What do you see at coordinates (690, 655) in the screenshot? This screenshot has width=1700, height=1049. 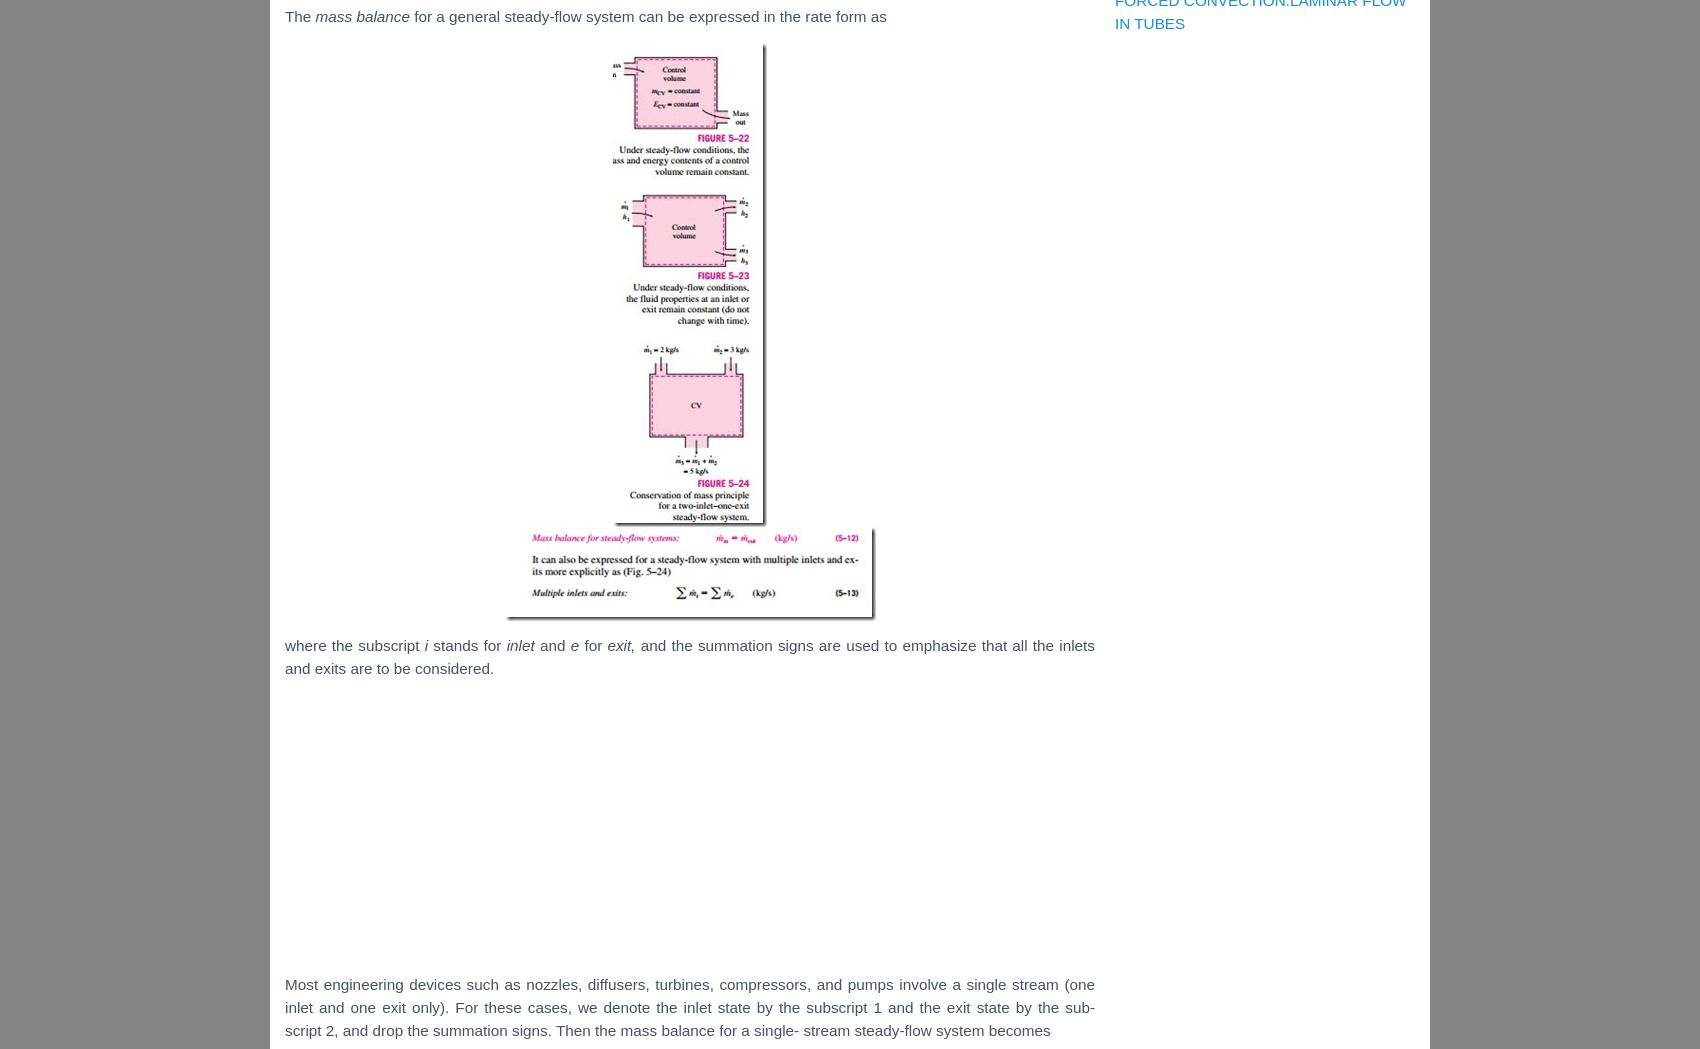 I see `'and the summation signs are used to emphasize that all the inlets and exits are to be considered.'` at bounding box center [690, 655].